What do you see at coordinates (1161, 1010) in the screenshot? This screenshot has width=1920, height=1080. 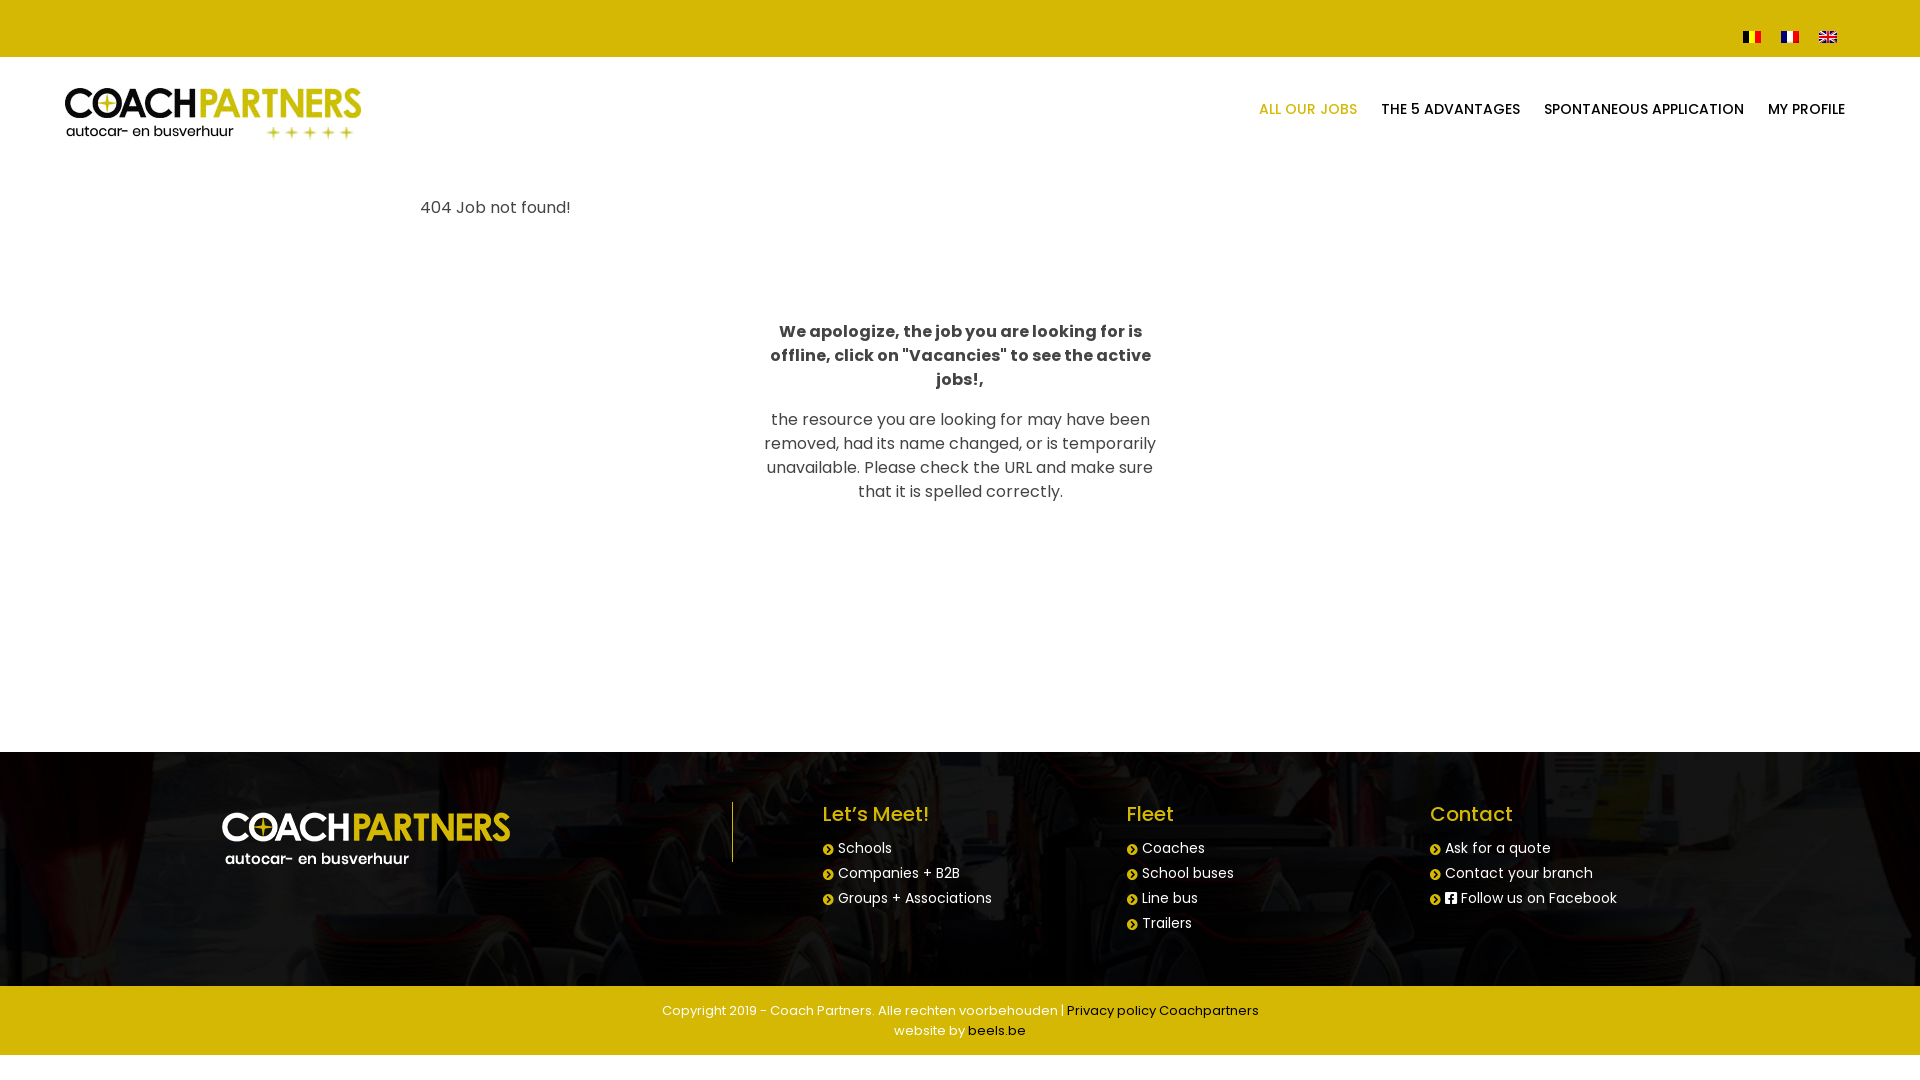 I see `'Privacy policy Coachpartners'` at bounding box center [1161, 1010].